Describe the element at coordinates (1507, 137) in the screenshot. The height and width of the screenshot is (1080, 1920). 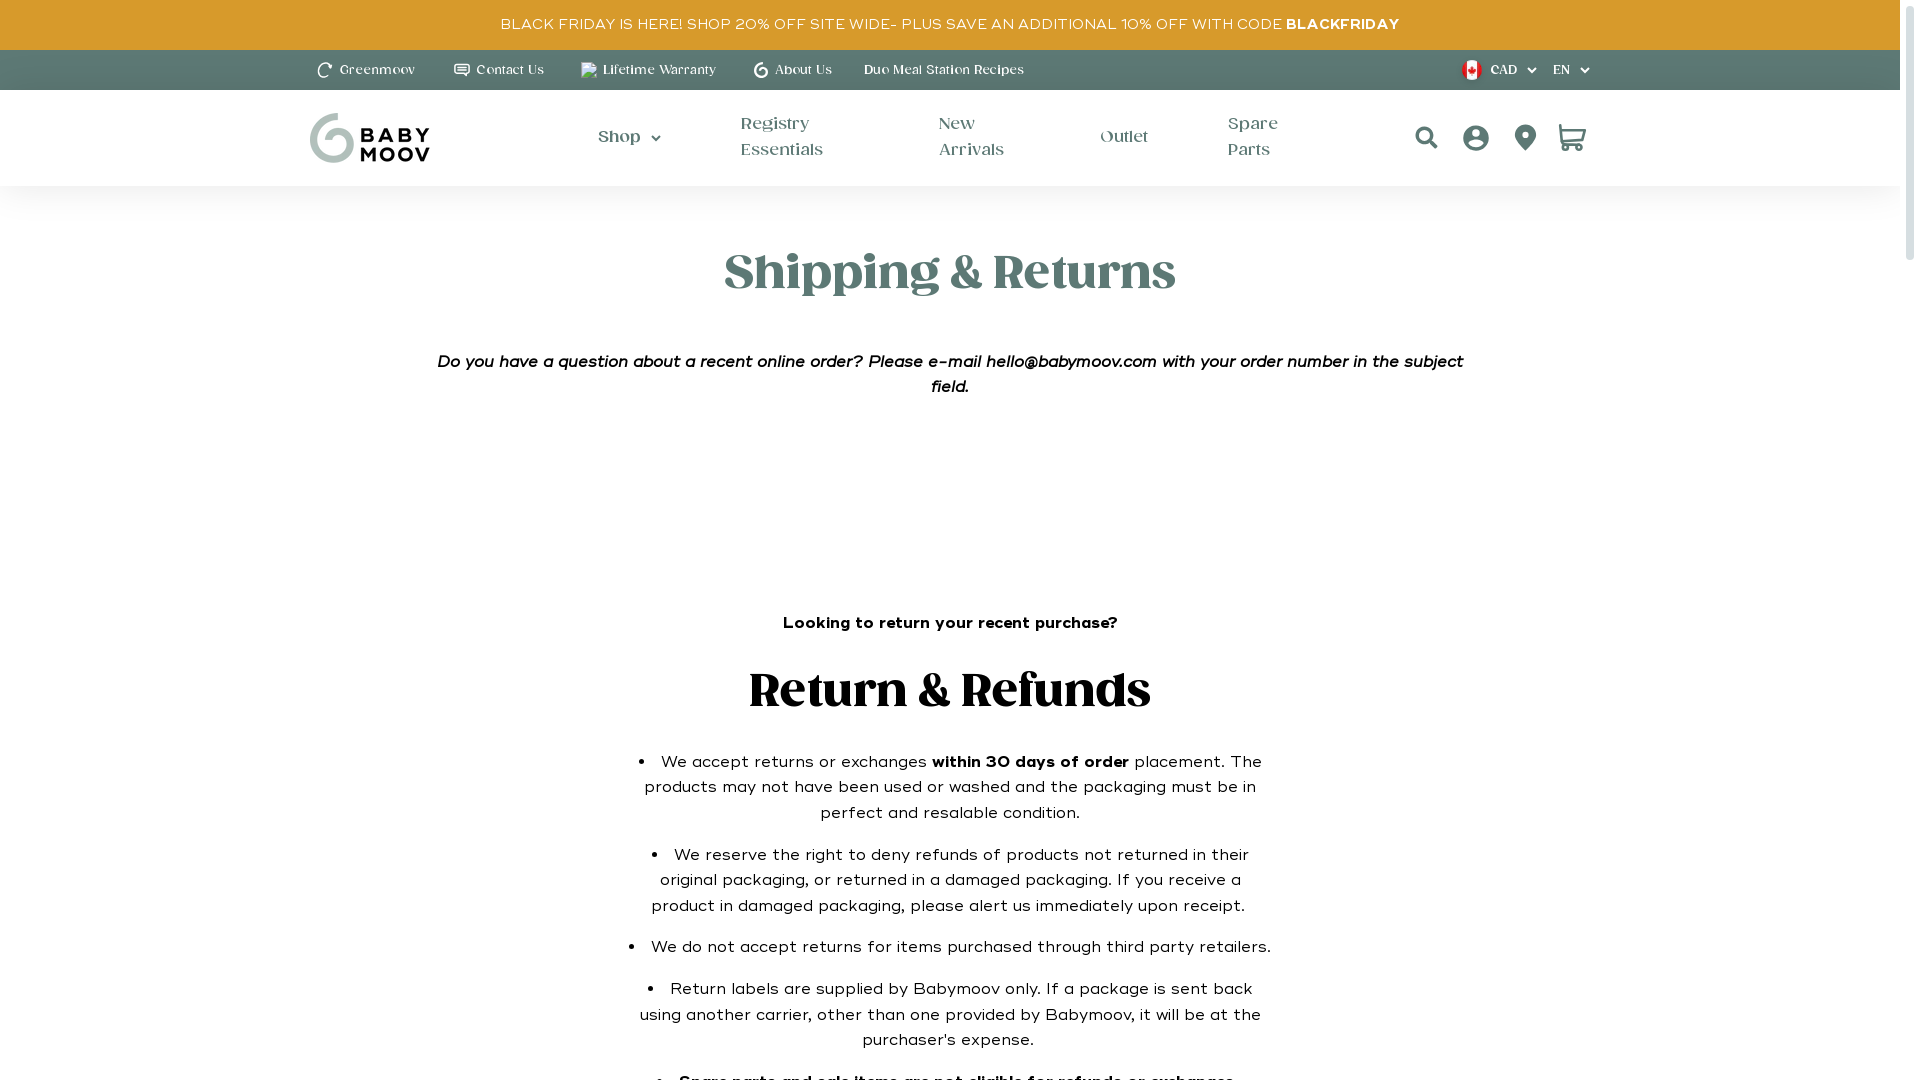
I see `'Open account page'` at that location.